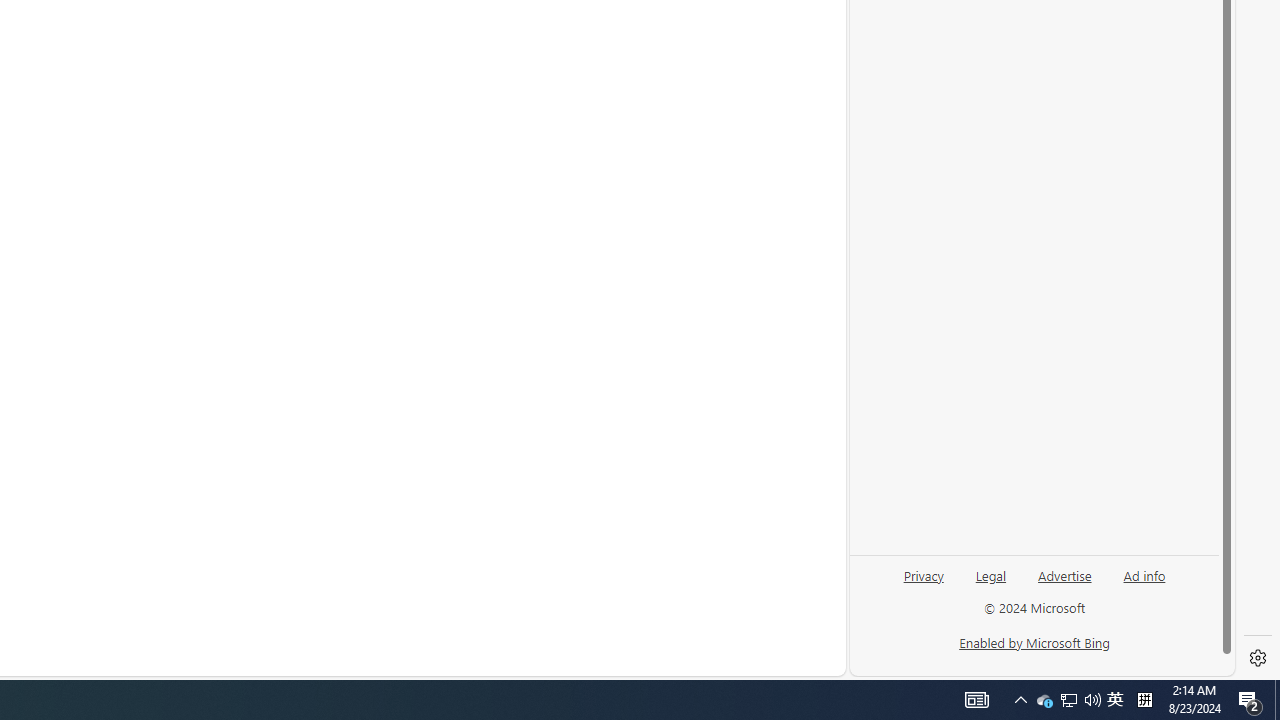 This screenshot has height=720, width=1280. Describe the element at coordinates (991, 574) in the screenshot. I see `'Legal'` at that location.